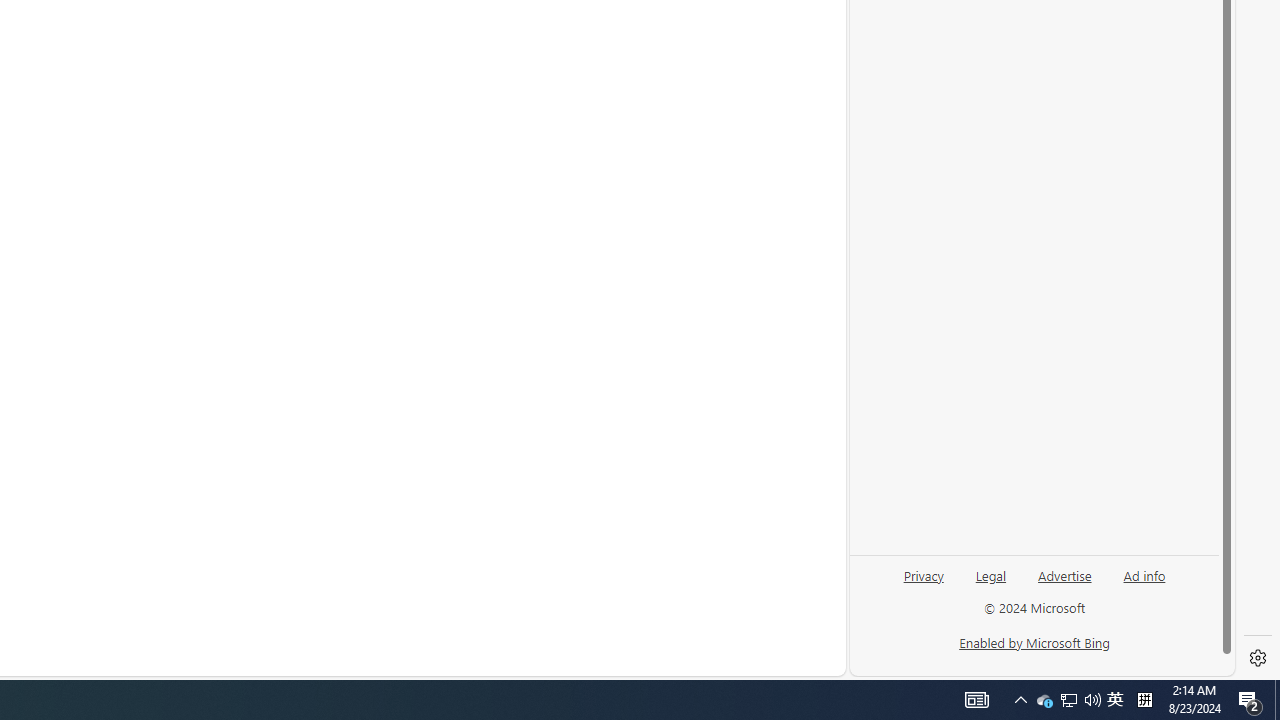 This screenshot has height=720, width=1280. Describe the element at coordinates (991, 574) in the screenshot. I see `'Legal'` at that location.